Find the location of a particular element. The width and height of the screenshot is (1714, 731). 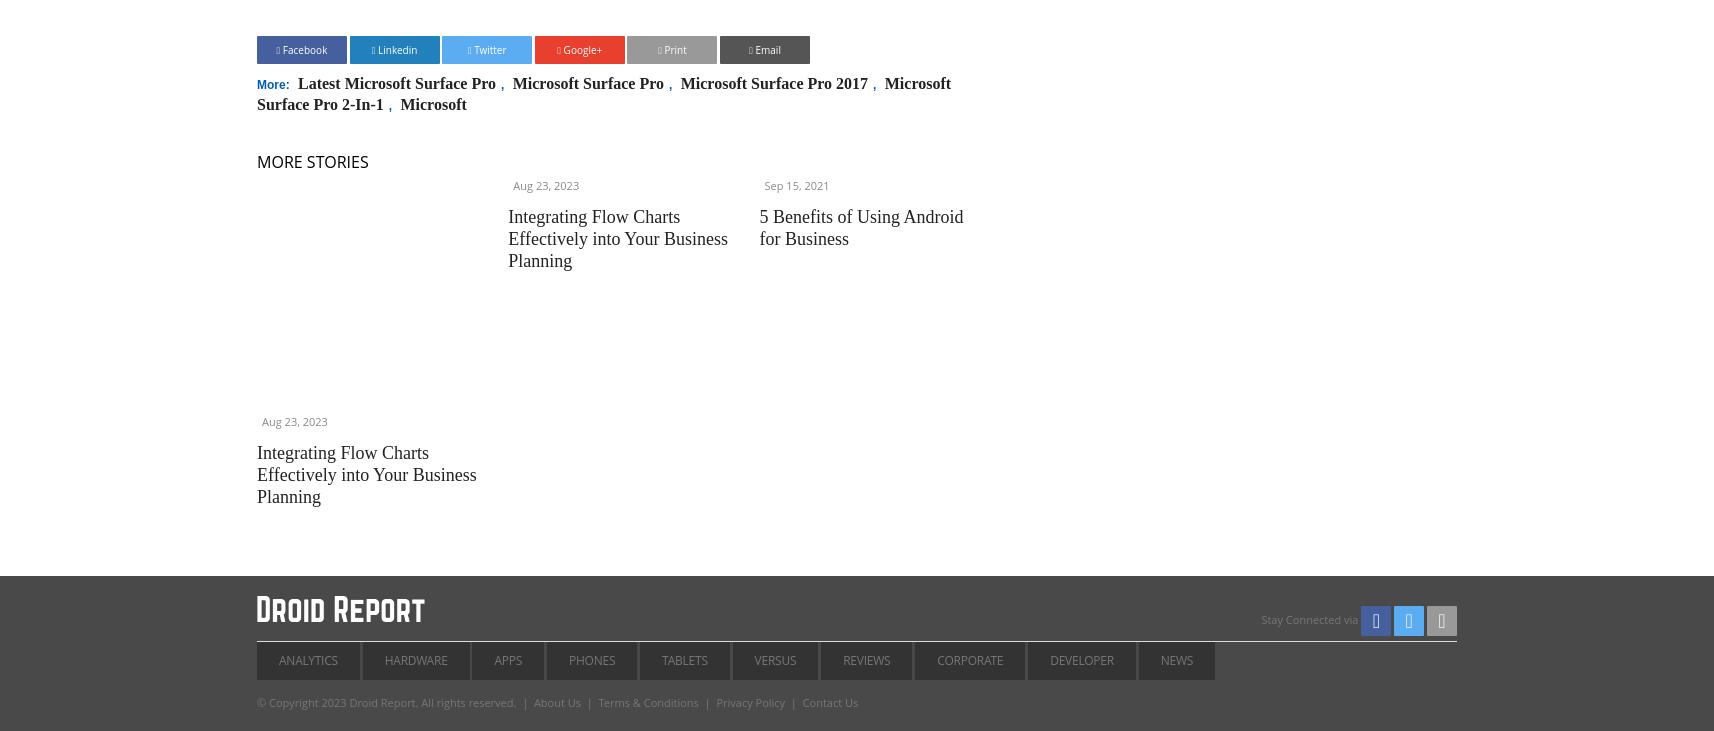

'Versus' is located at coordinates (775, 659).